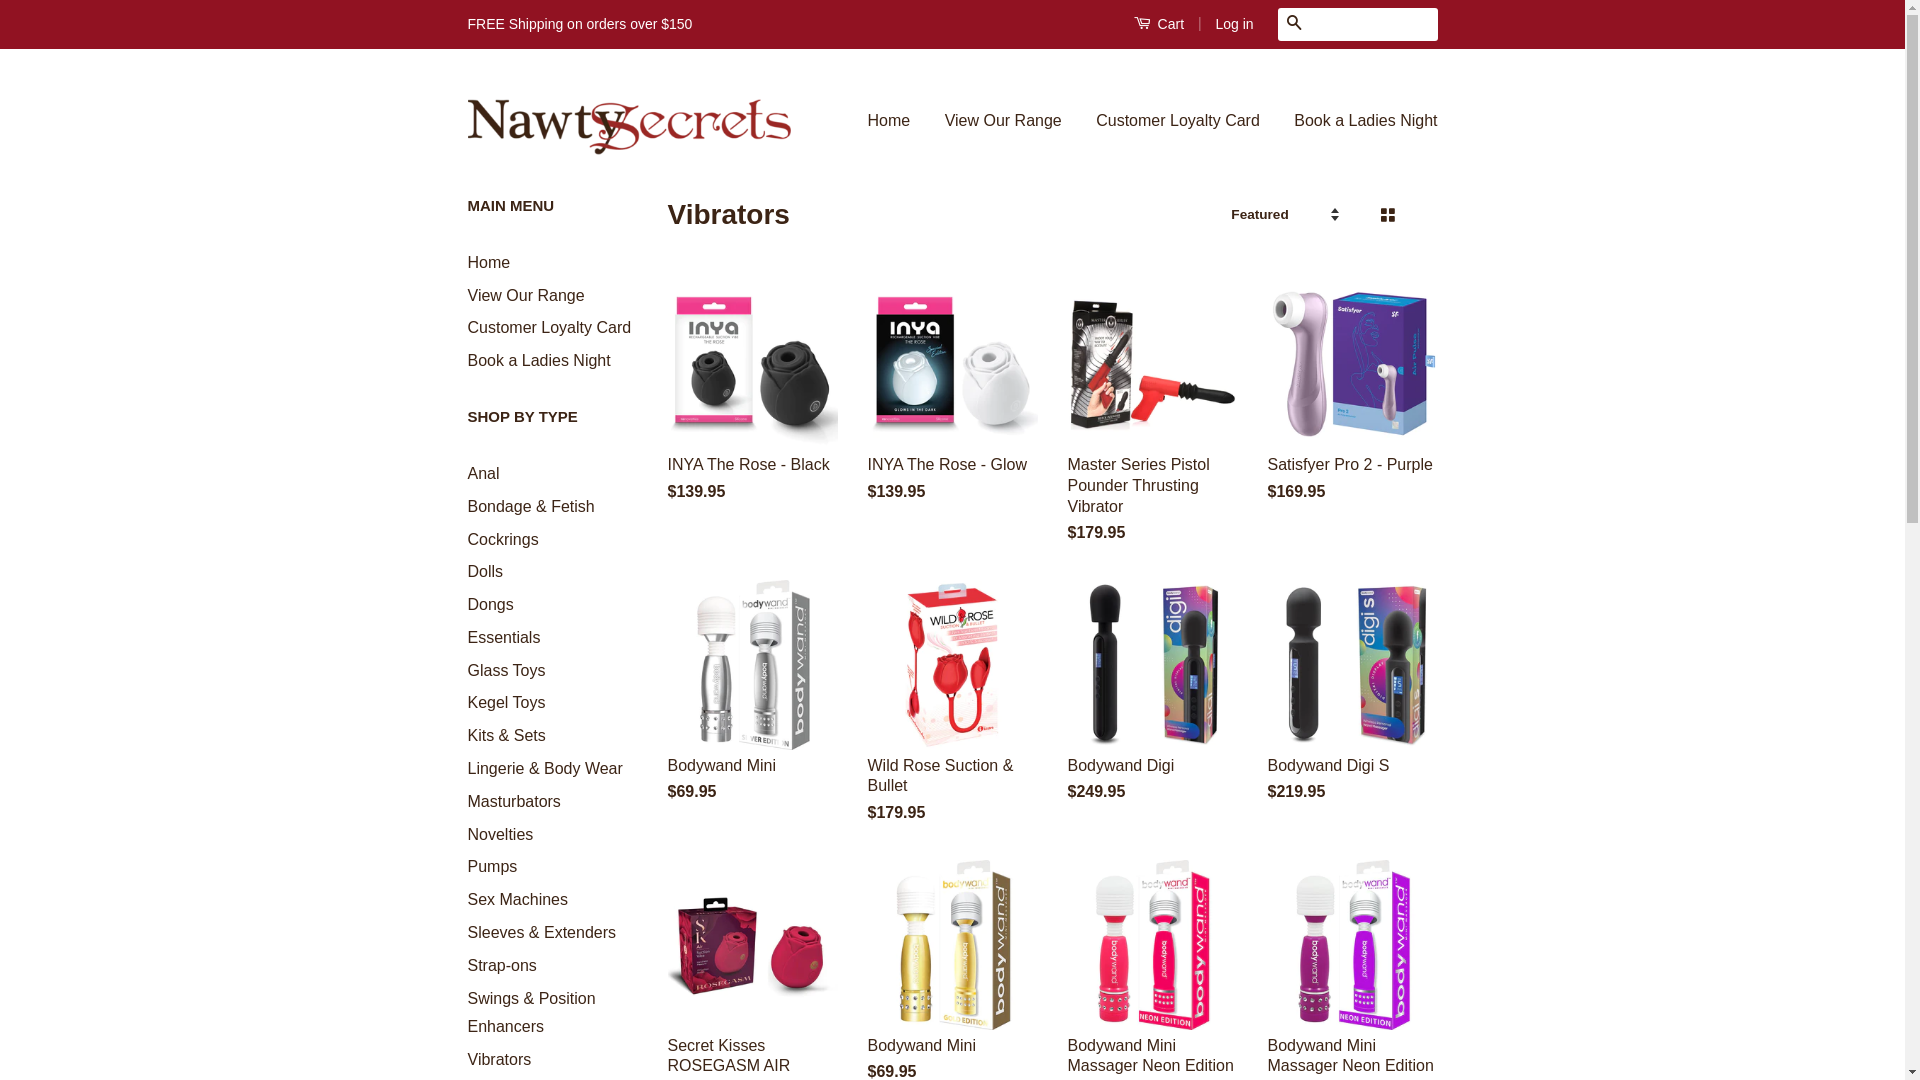 The image size is (1920, 1080). What do you see at coordinates (1353, 407) in the screenshot?
I see `'Satisfyer Pro 2 - Purple` at bounding box center [1353, 407].